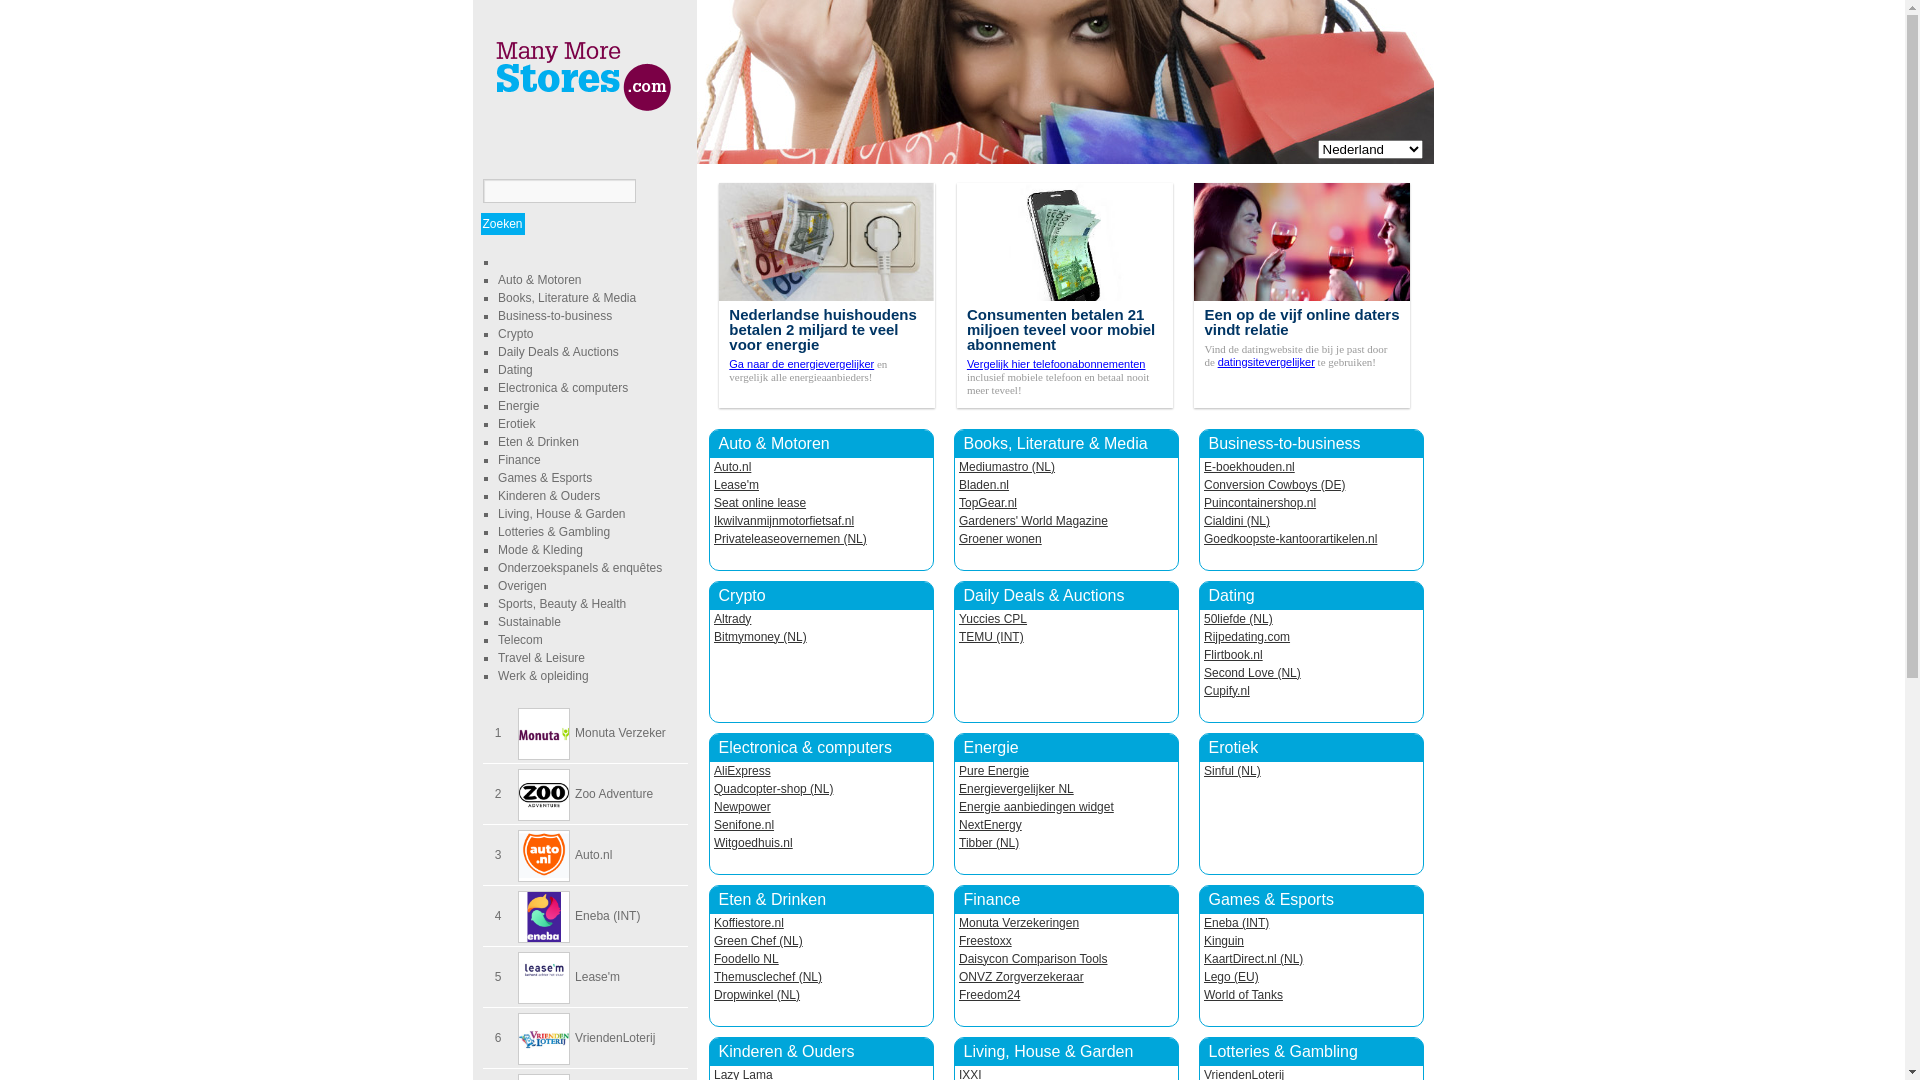 This screenshot has width=1920, height=1080. I want to click on 'Bitmymoney (NL)', so click(759, 636).